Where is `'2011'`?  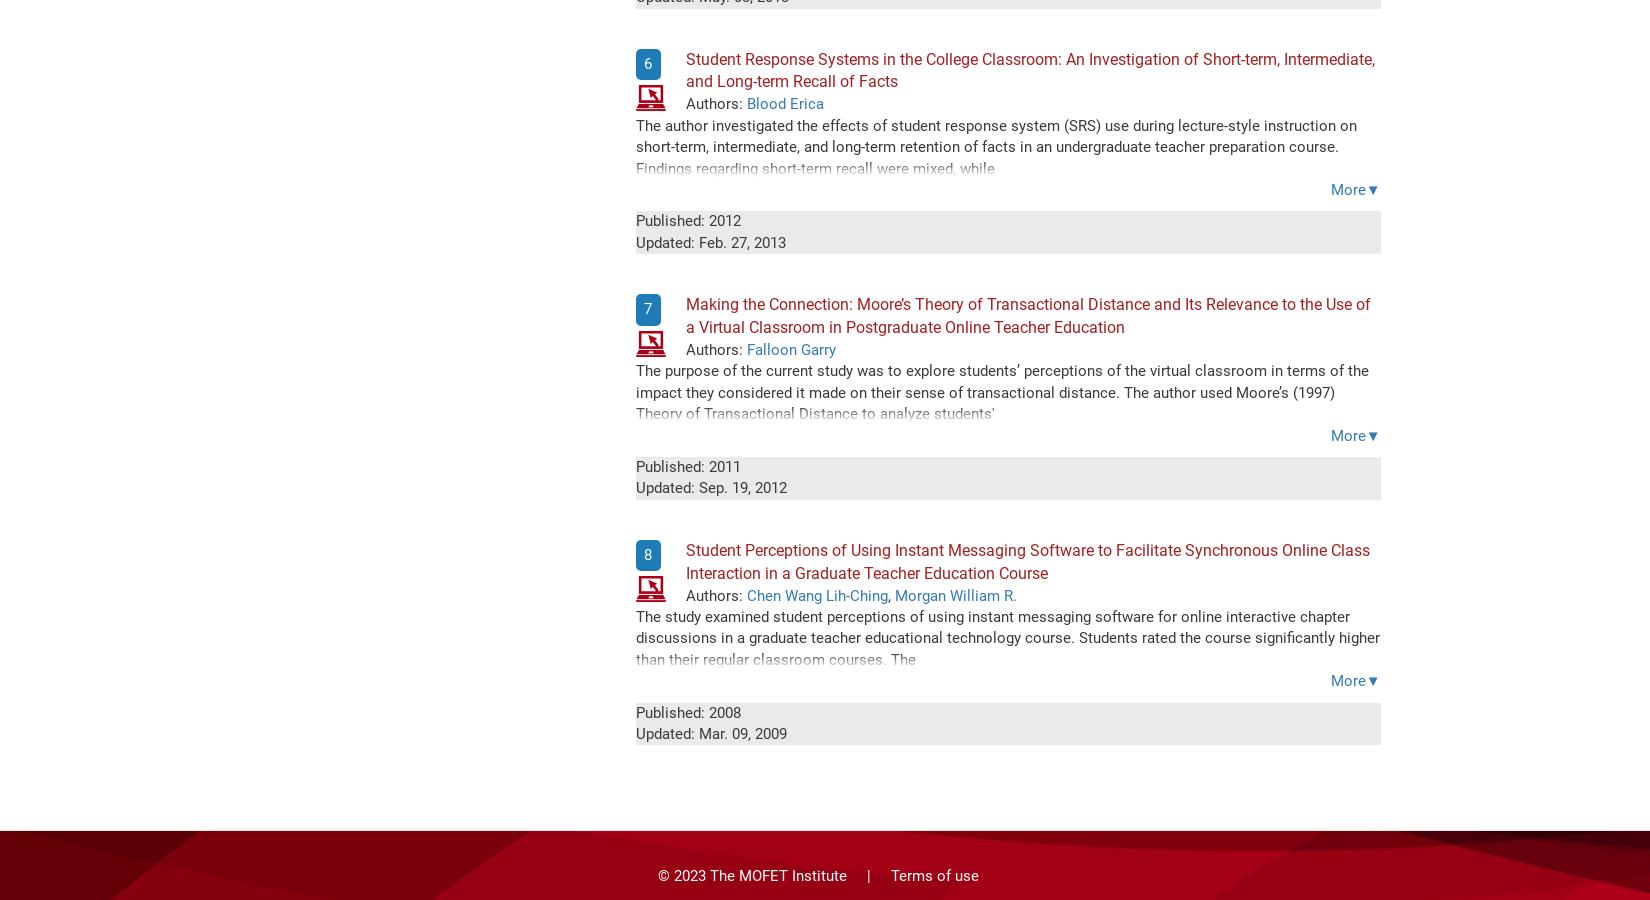
'2011' is located at coordinates (723, 466).